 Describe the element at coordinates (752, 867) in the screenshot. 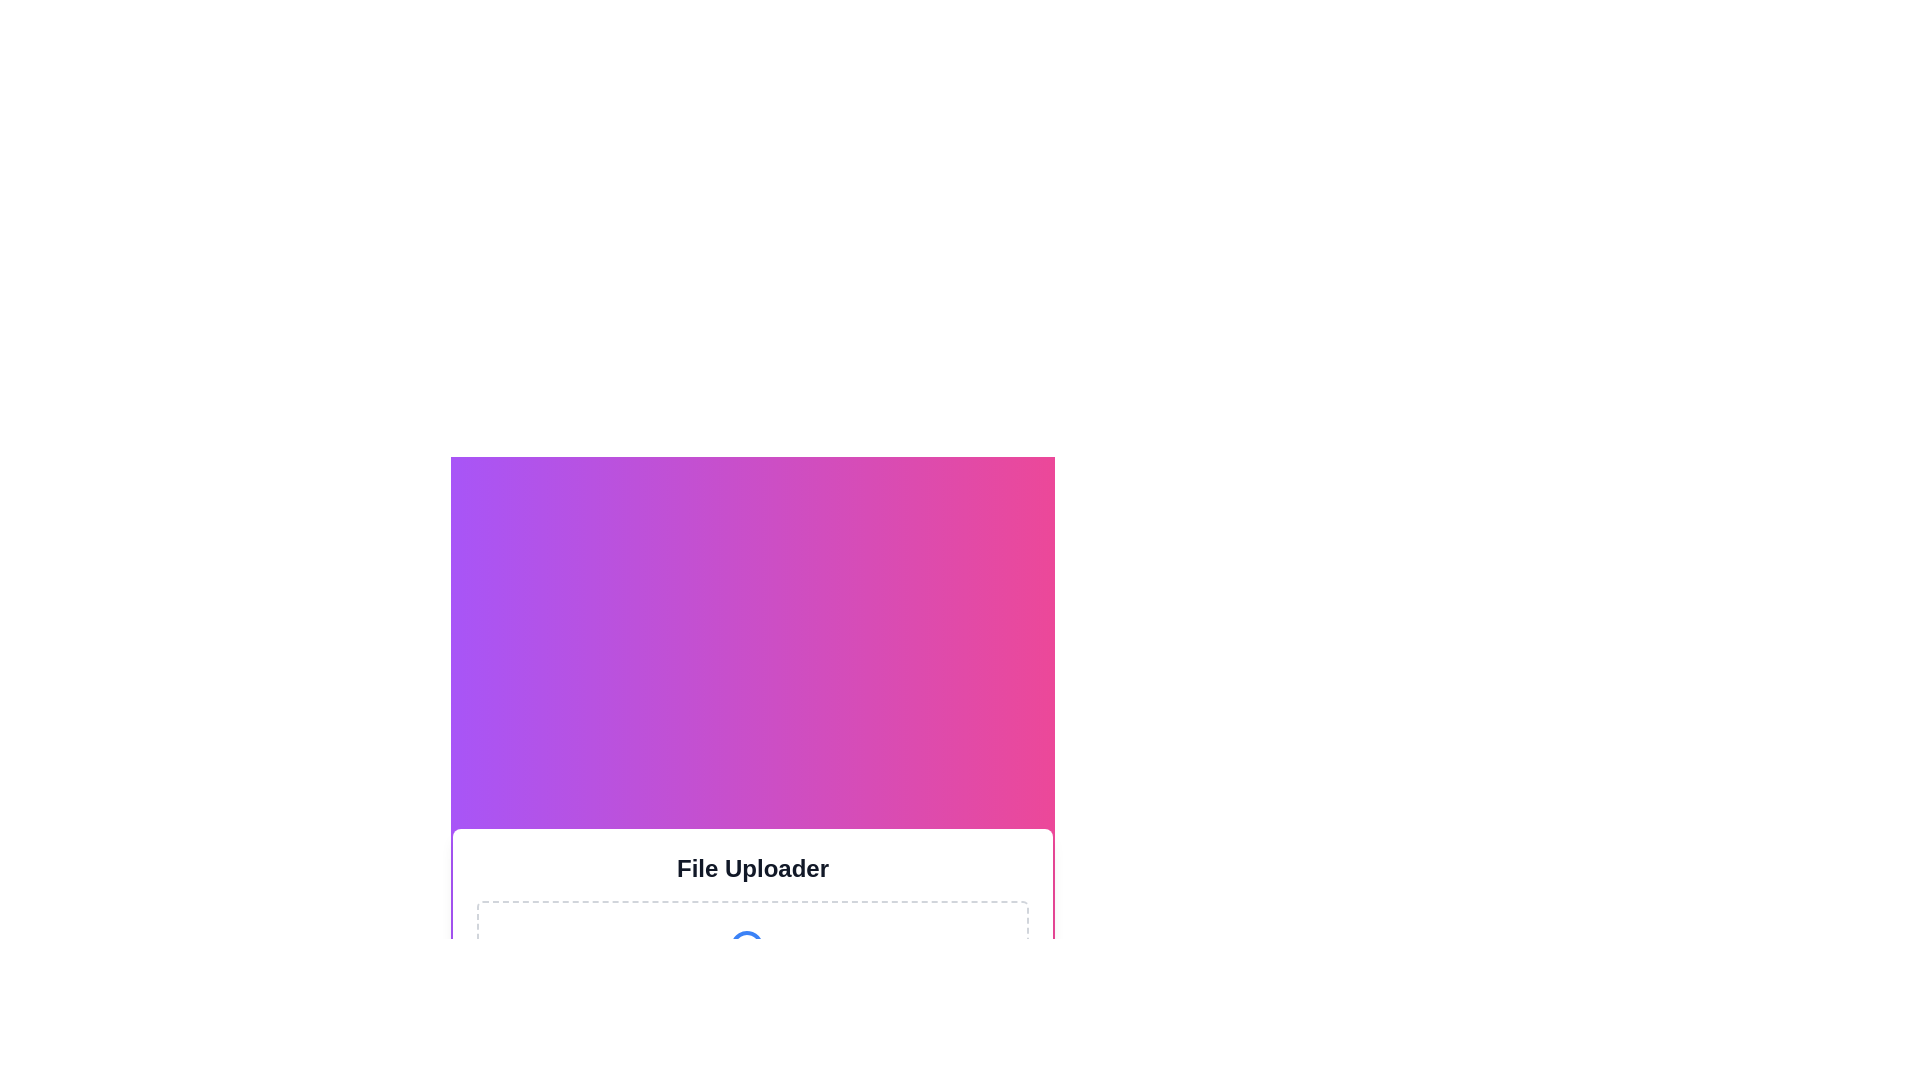

I see `the static text heading that serves as the title for the file uploading section, located at the top of the centered white card with rounded corners` at that location.